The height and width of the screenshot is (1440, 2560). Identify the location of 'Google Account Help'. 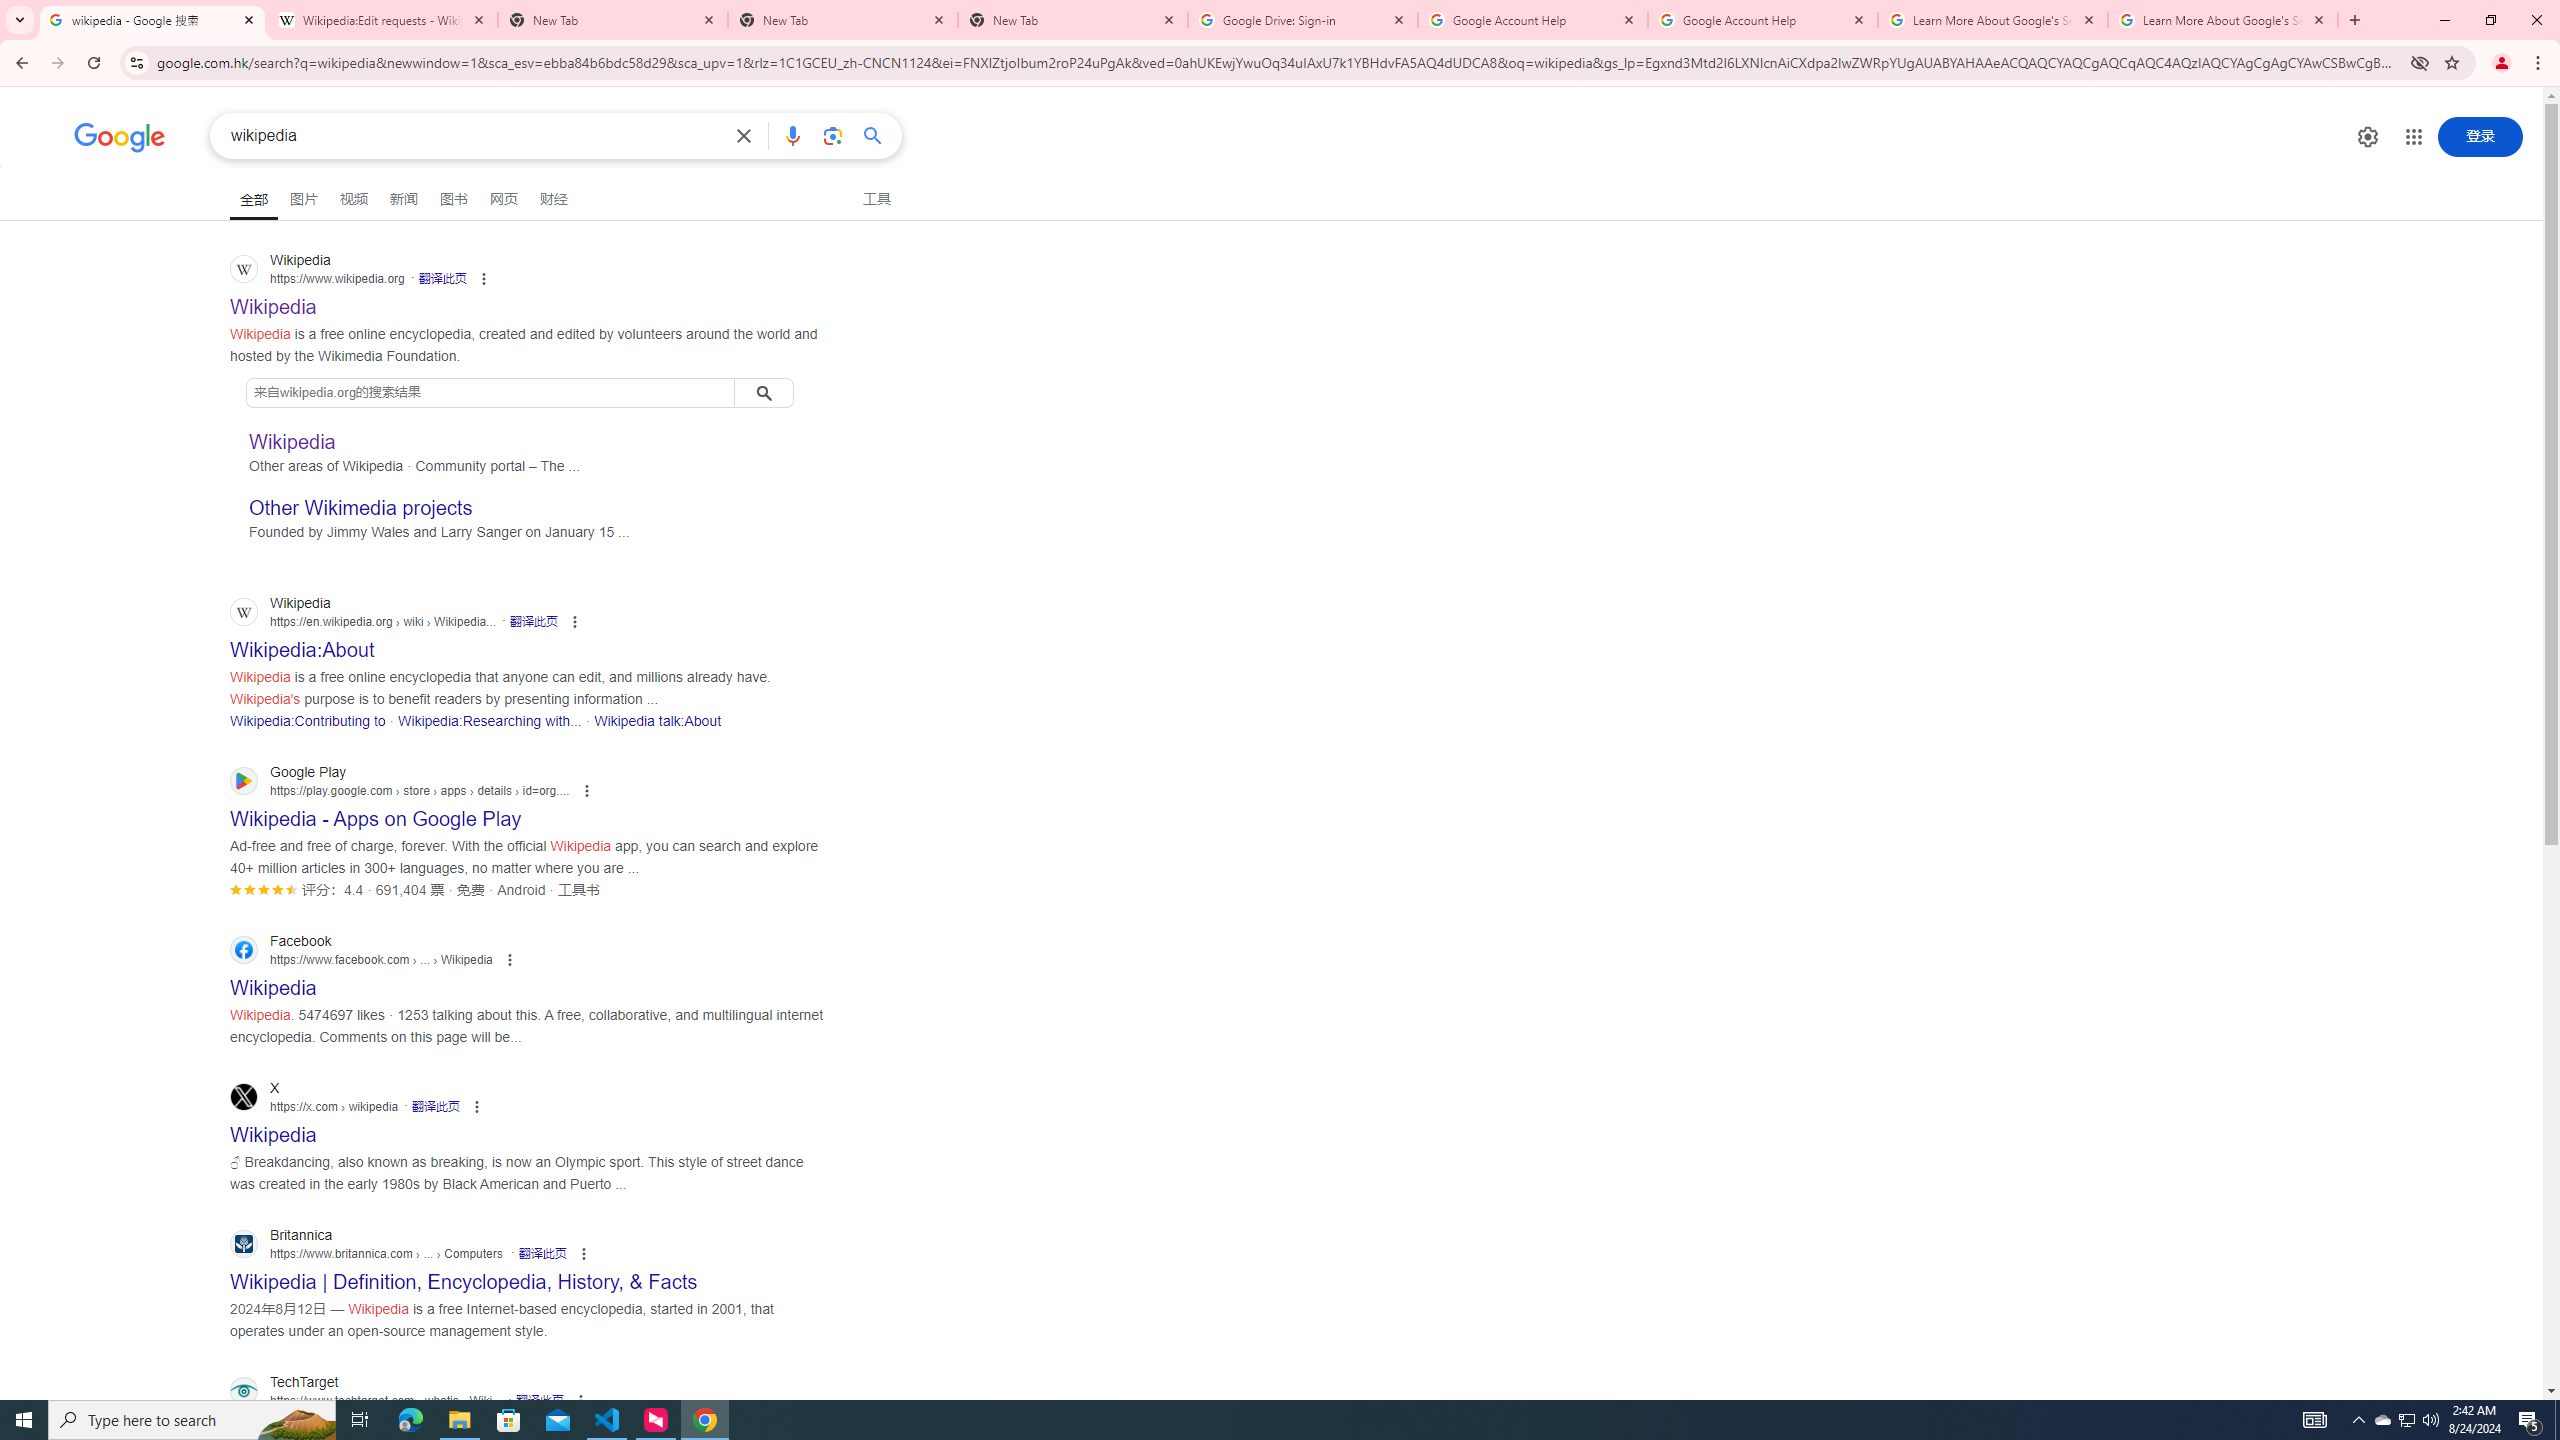
(1761, 19).